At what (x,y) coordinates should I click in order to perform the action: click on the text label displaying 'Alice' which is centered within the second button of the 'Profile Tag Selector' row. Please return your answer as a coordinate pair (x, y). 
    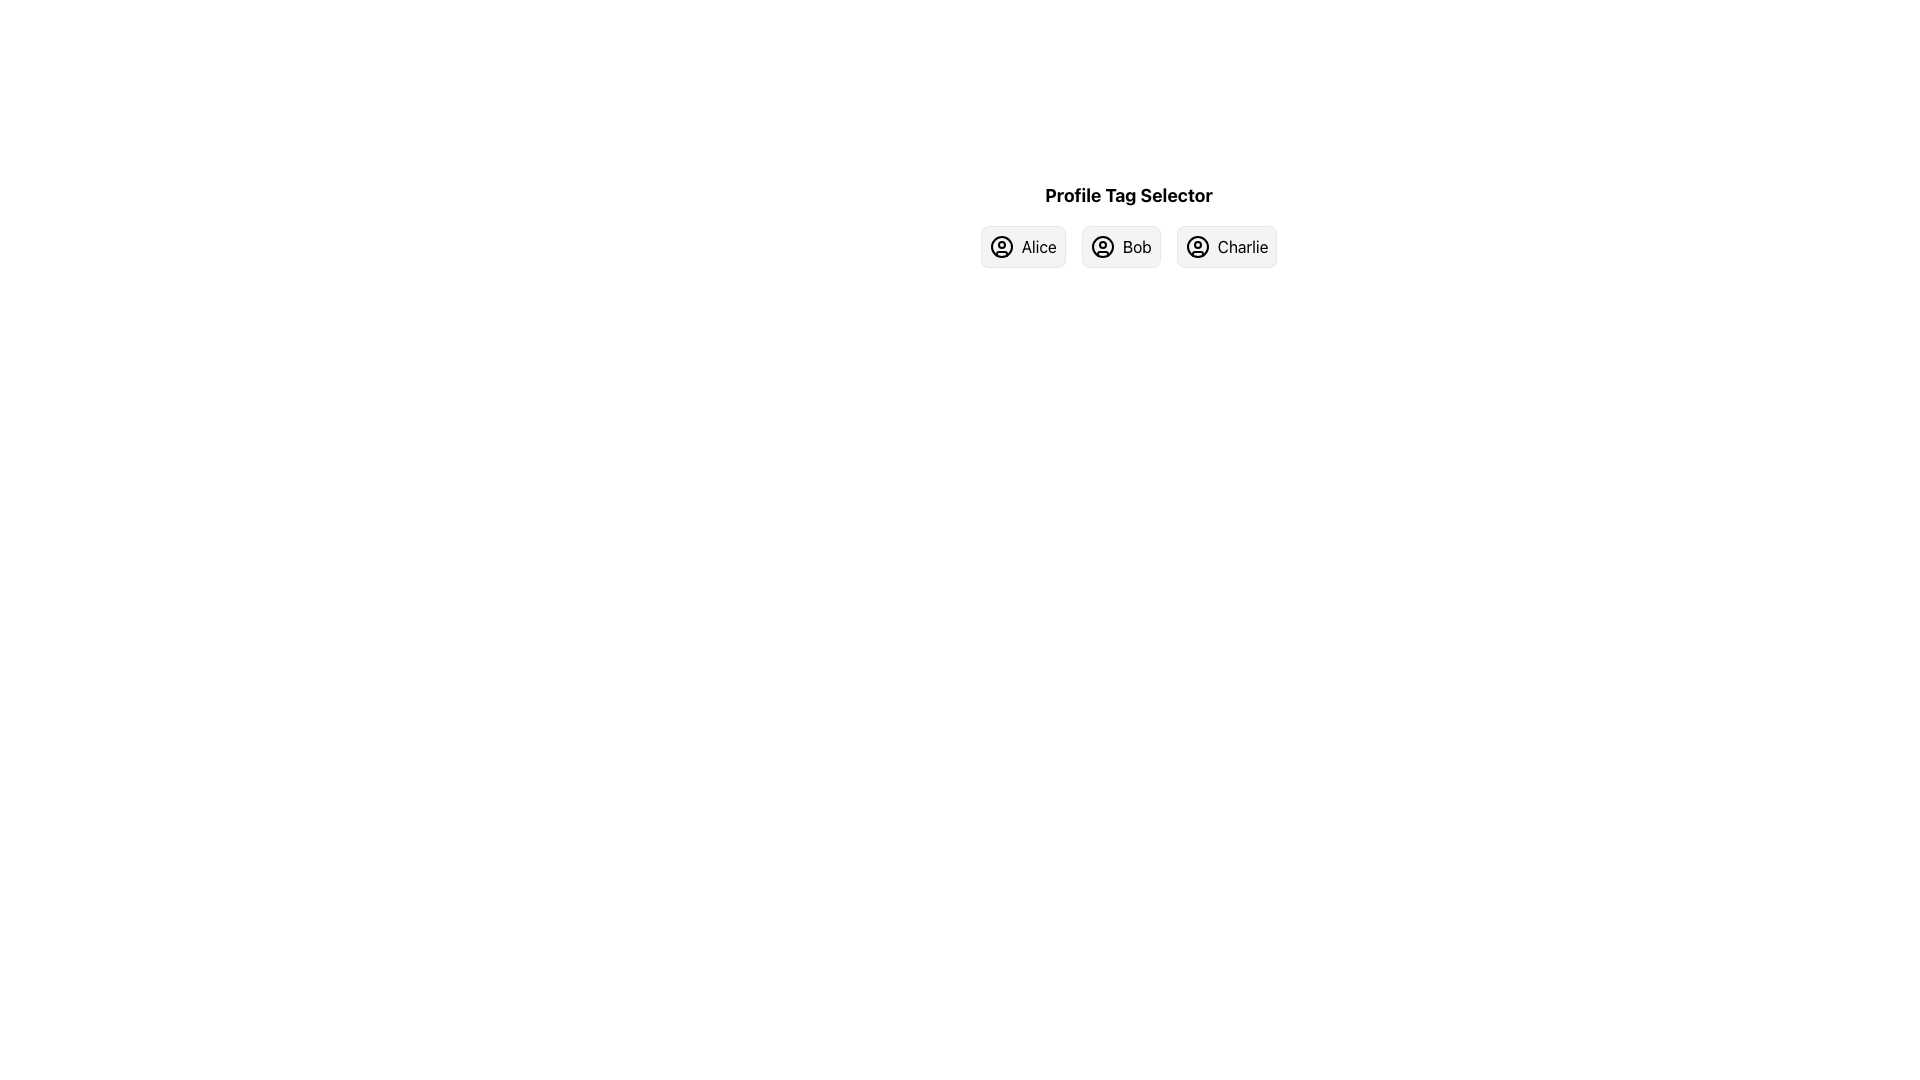
    Looking at the image, I should click on (1039, 245).